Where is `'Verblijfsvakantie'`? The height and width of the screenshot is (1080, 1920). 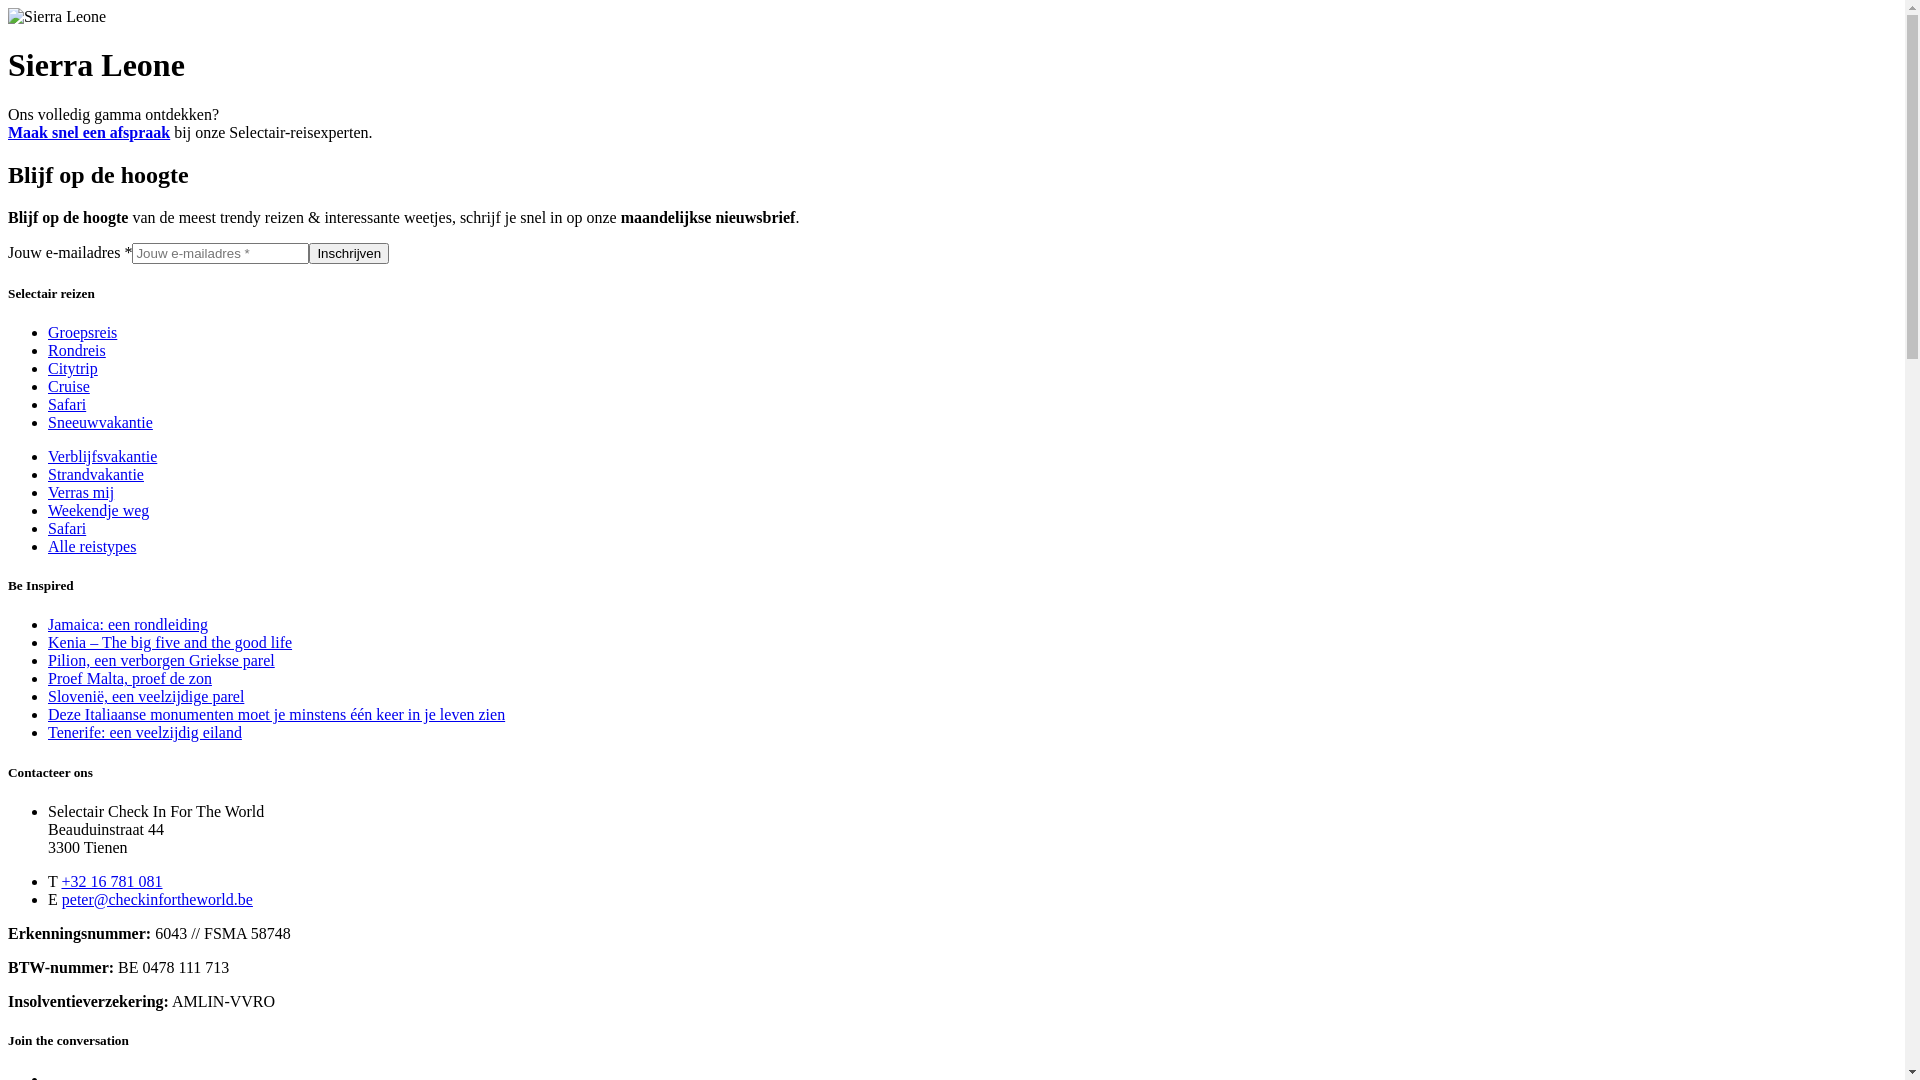 'Verblijfsvakantie' is located at coordinates (101, 456).